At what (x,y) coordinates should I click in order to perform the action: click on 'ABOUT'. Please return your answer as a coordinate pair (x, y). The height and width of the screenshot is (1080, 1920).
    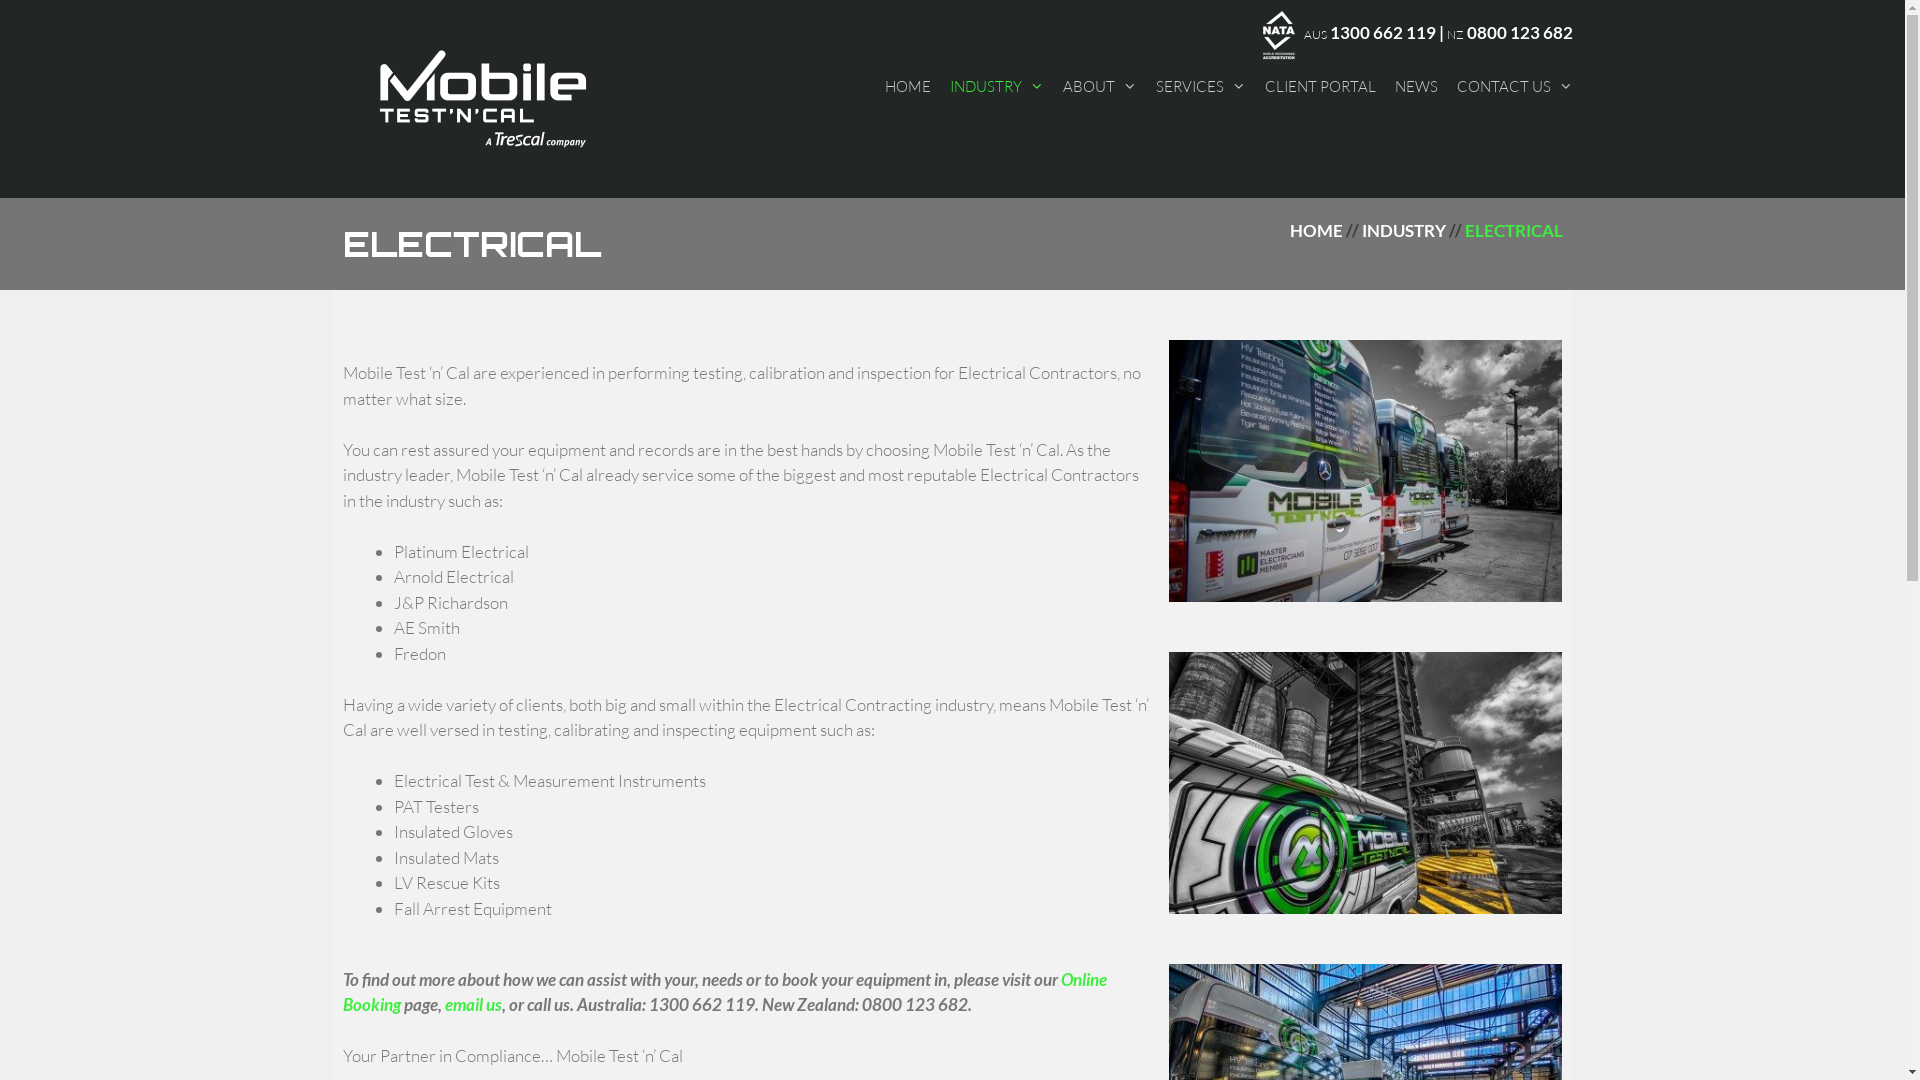
    Looking at the image, I should click on (1060, 84).